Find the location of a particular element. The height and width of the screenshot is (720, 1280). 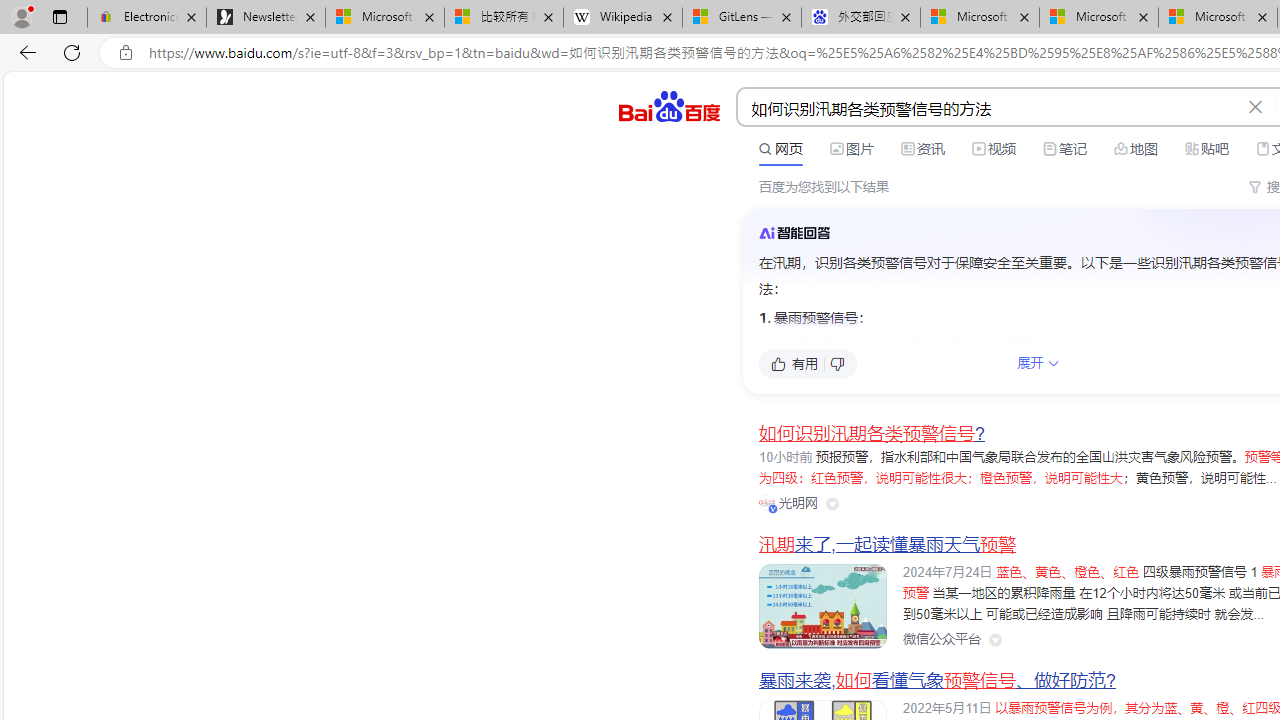

'Class: vip-icon_kNmNt' is located at coordinates (772, 508).